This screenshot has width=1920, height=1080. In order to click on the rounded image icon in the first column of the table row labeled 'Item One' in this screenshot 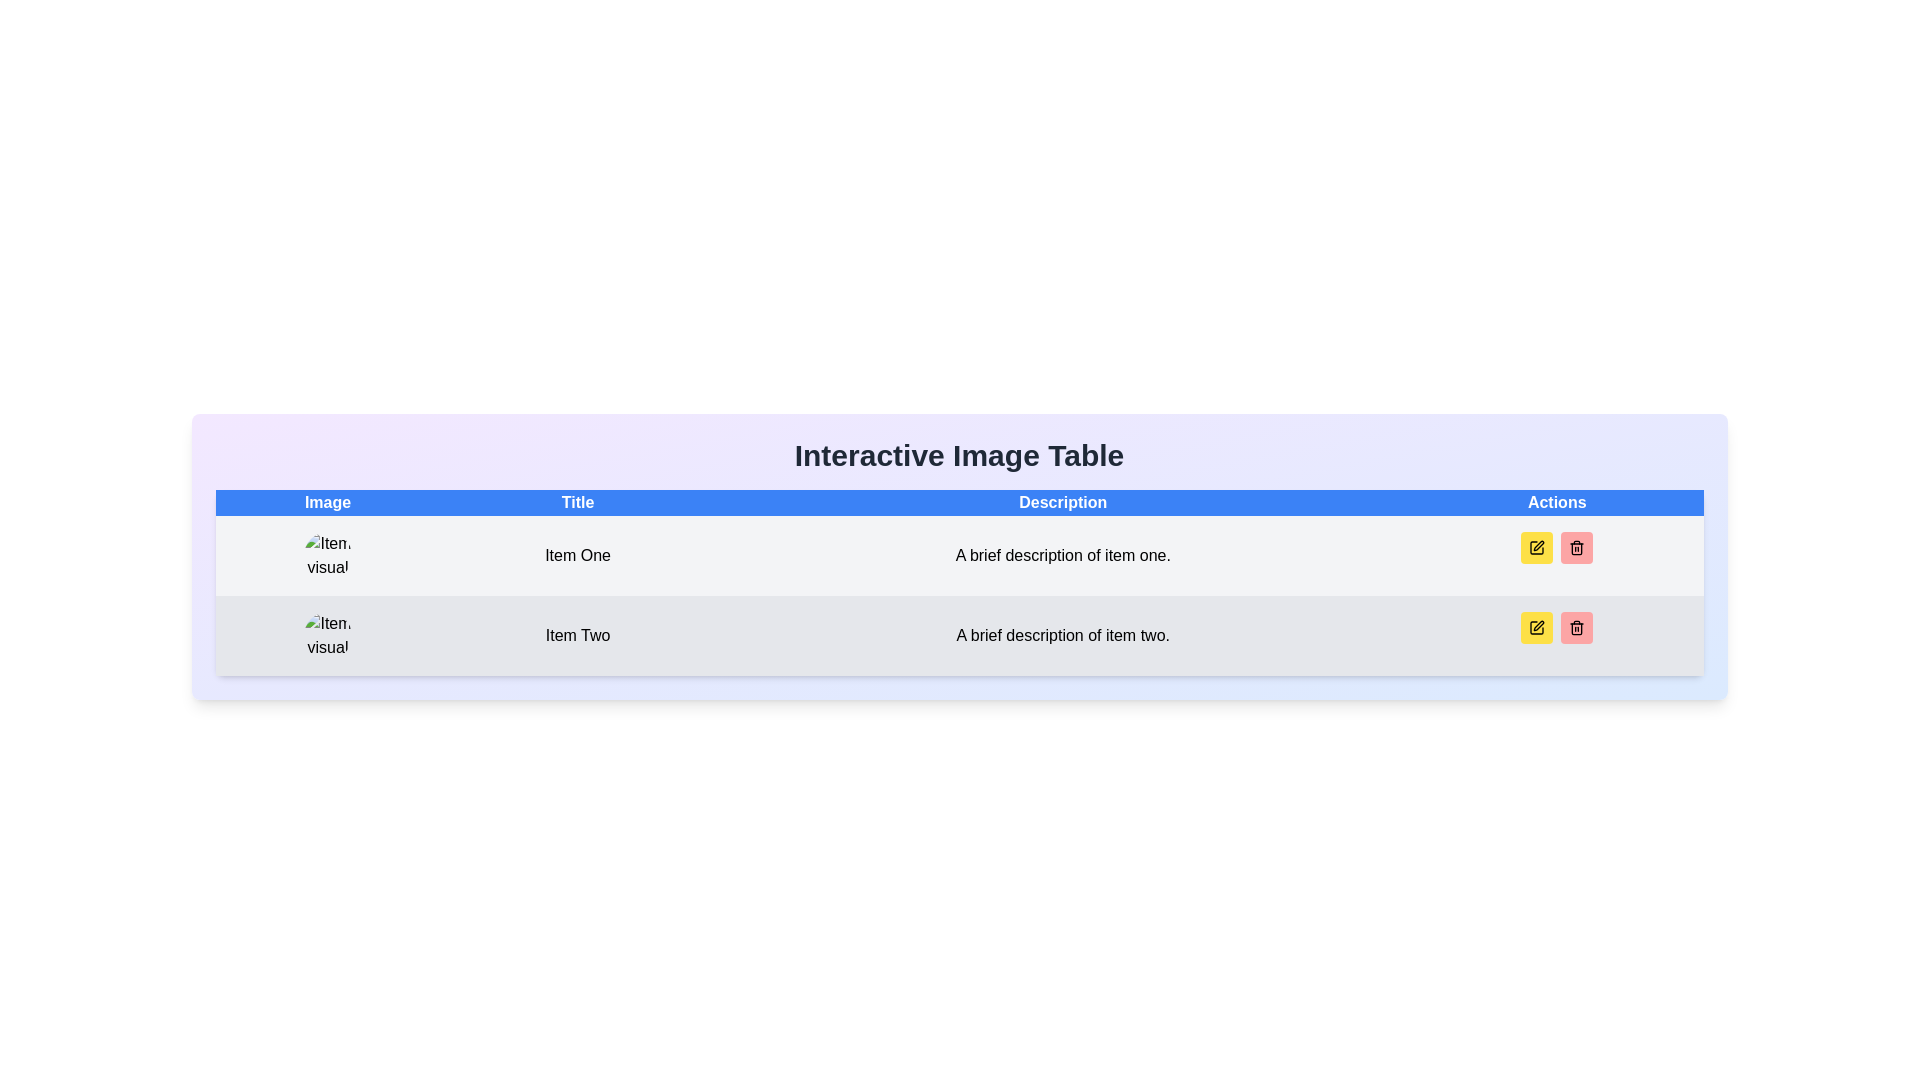, I will do `click(327, 555)`.